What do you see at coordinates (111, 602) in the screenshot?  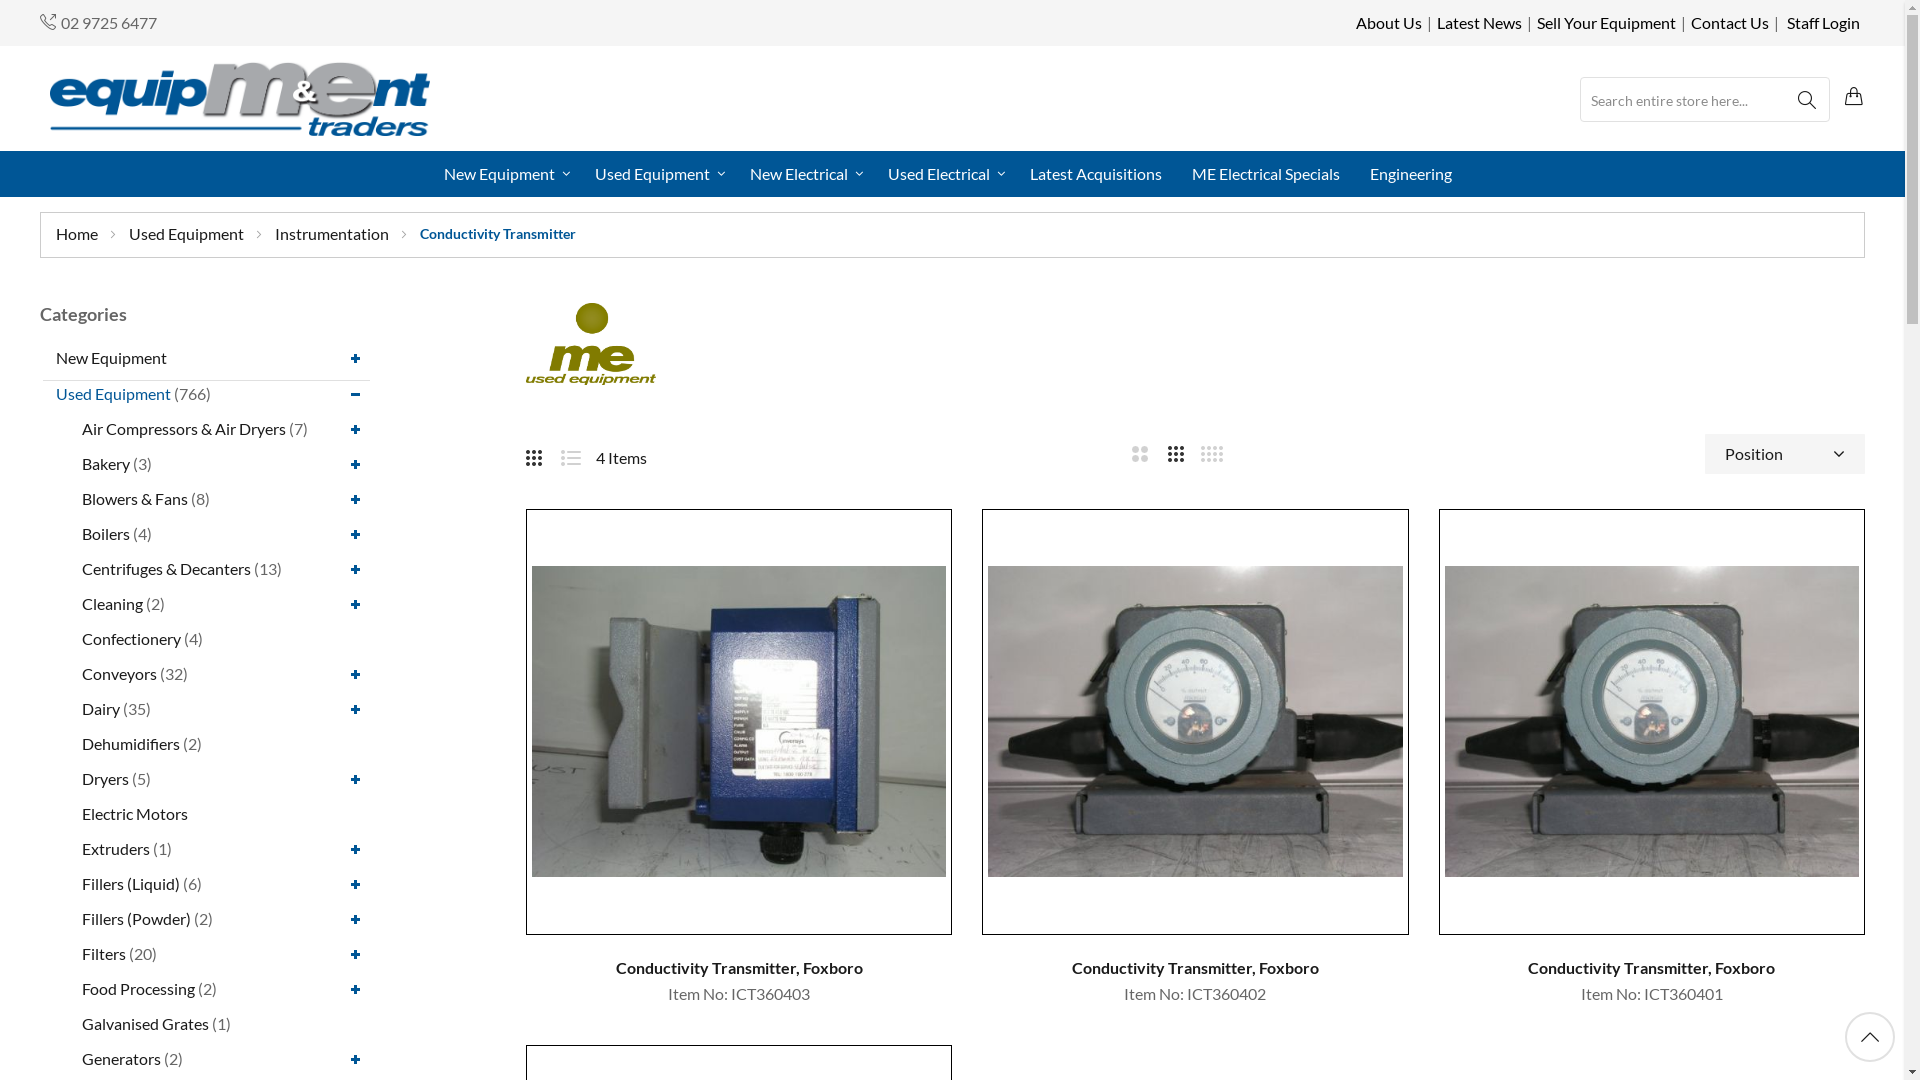 I see `'Cleaning'` at bounding box center [111, 602].